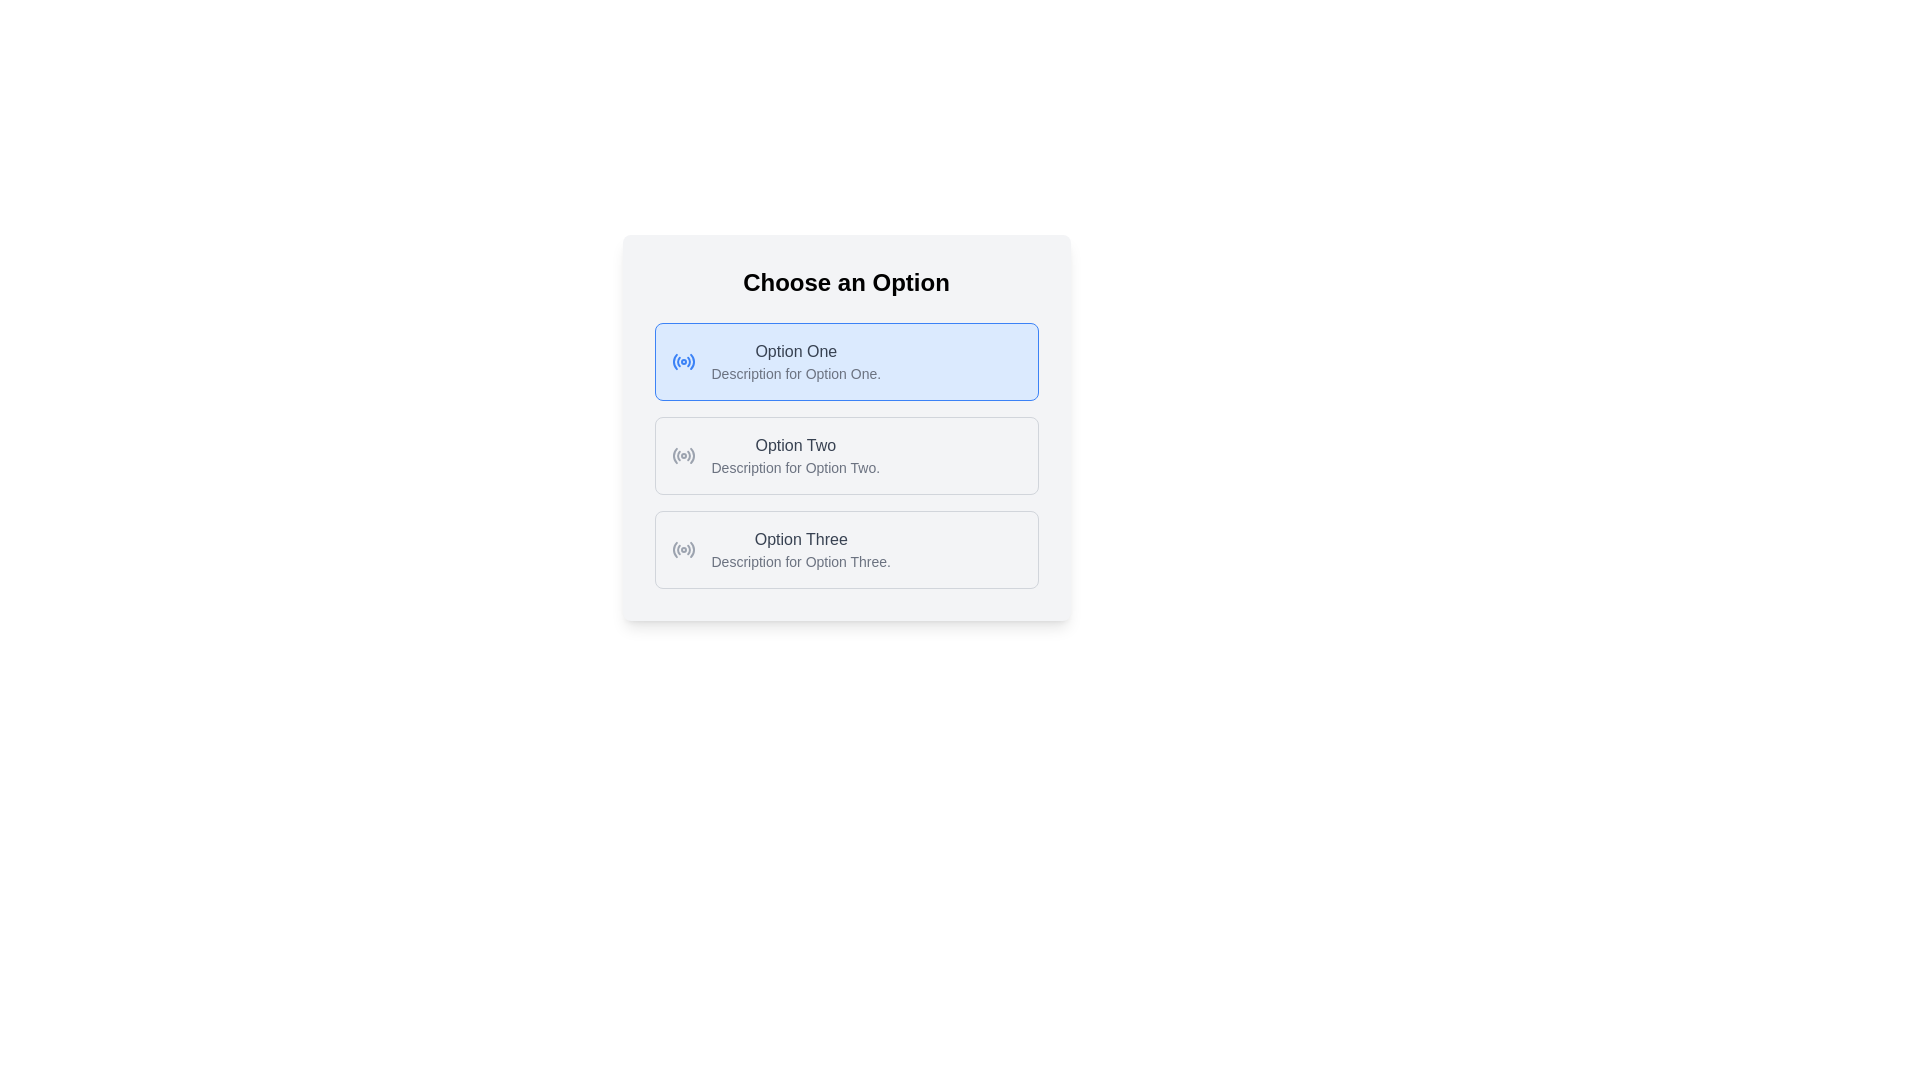 The image size is (1920, 1080). I want to click on the text block displaying 'Option Three' with its associated description, which is part of a selection interface, so click(801, 550).